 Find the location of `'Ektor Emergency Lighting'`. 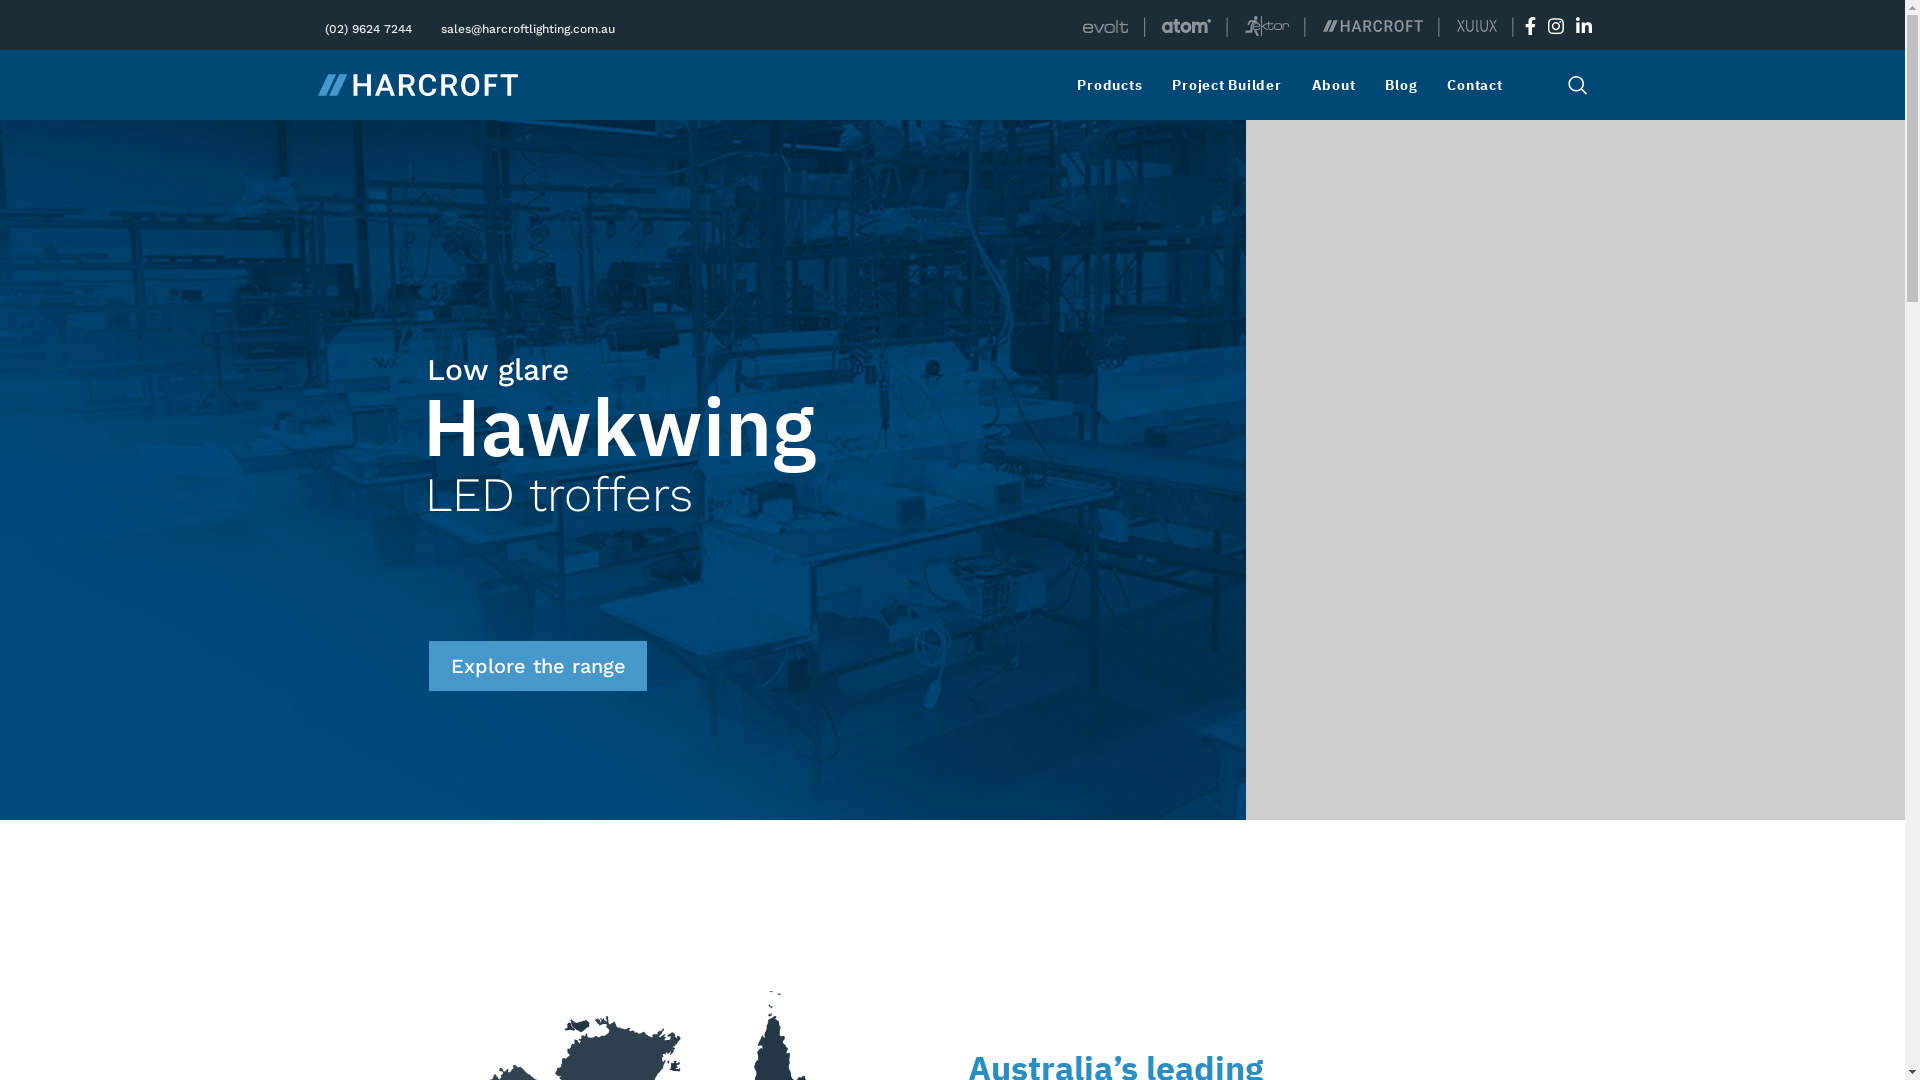

'Ektor Emergency Lighting' is located at coordinates (1266, 26).